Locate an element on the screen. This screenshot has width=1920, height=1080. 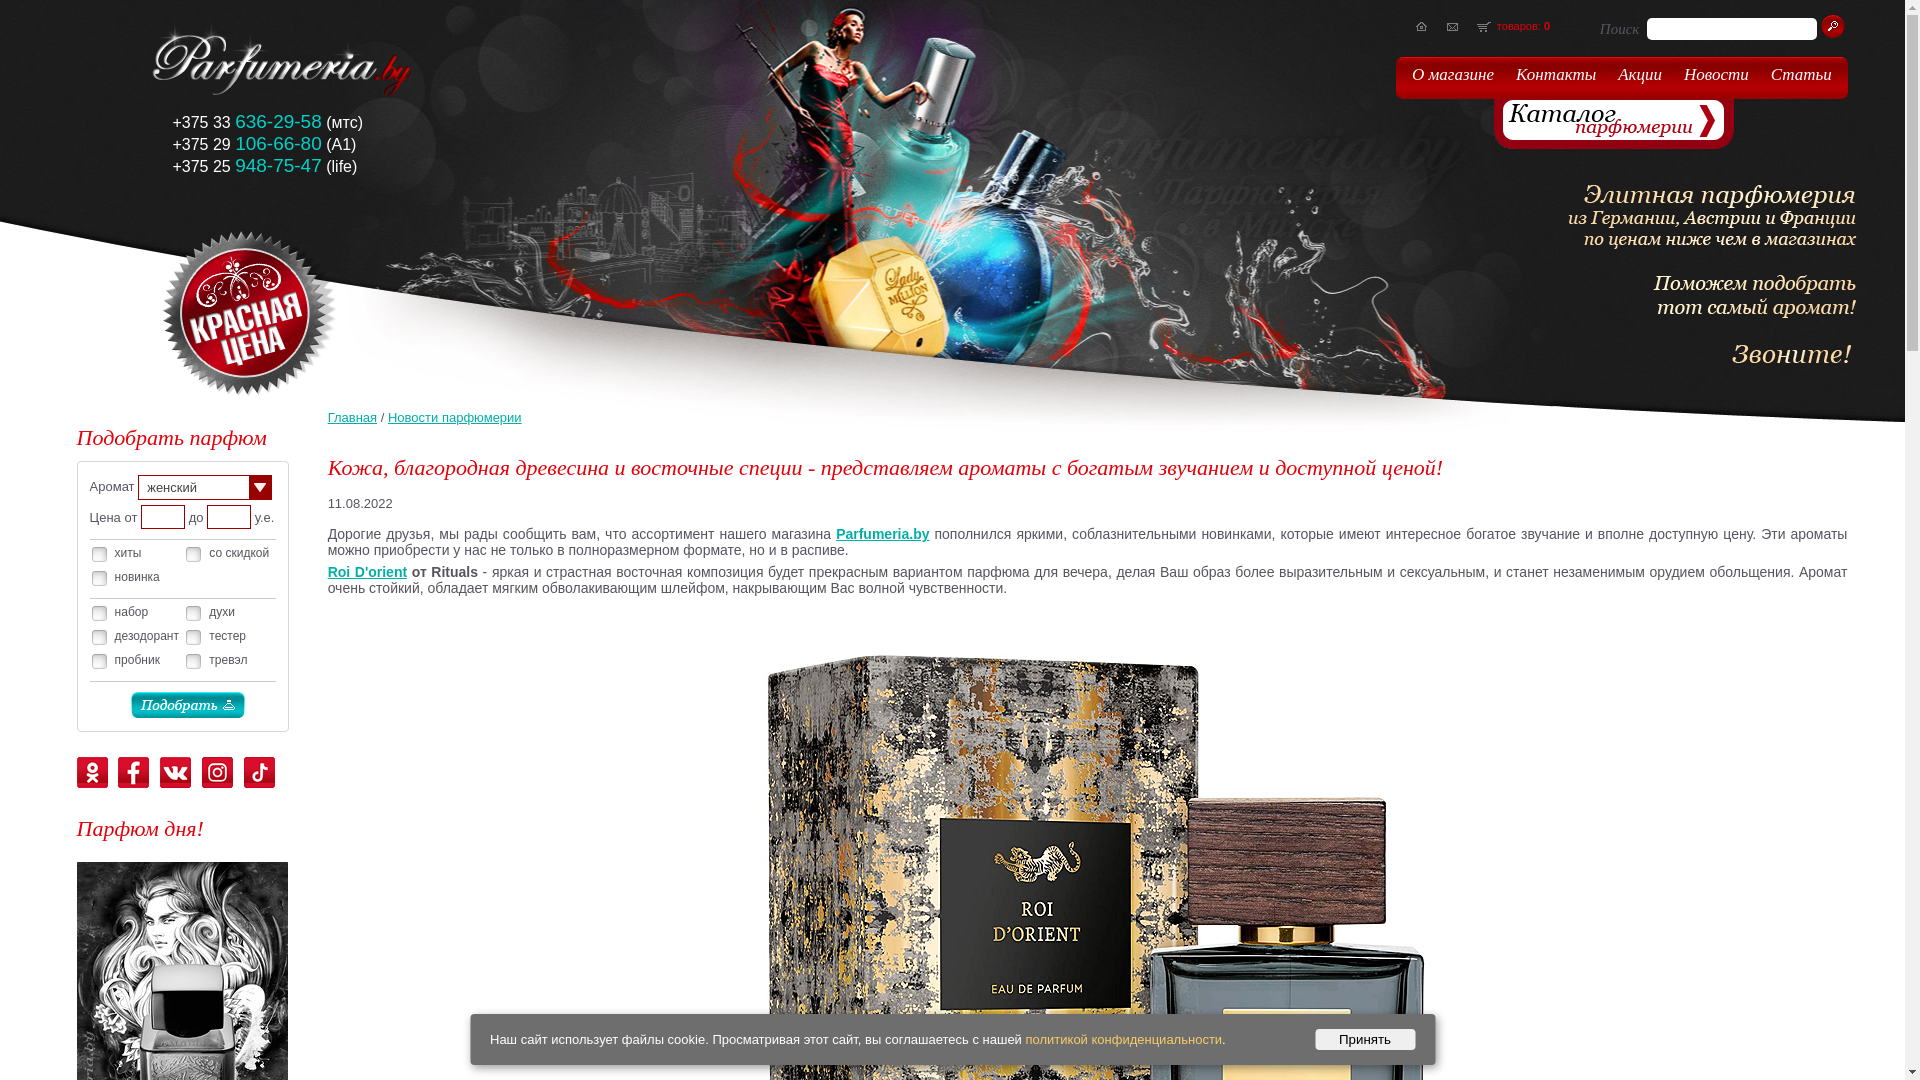
'106-66-80' is located at coordinates (277, 143).